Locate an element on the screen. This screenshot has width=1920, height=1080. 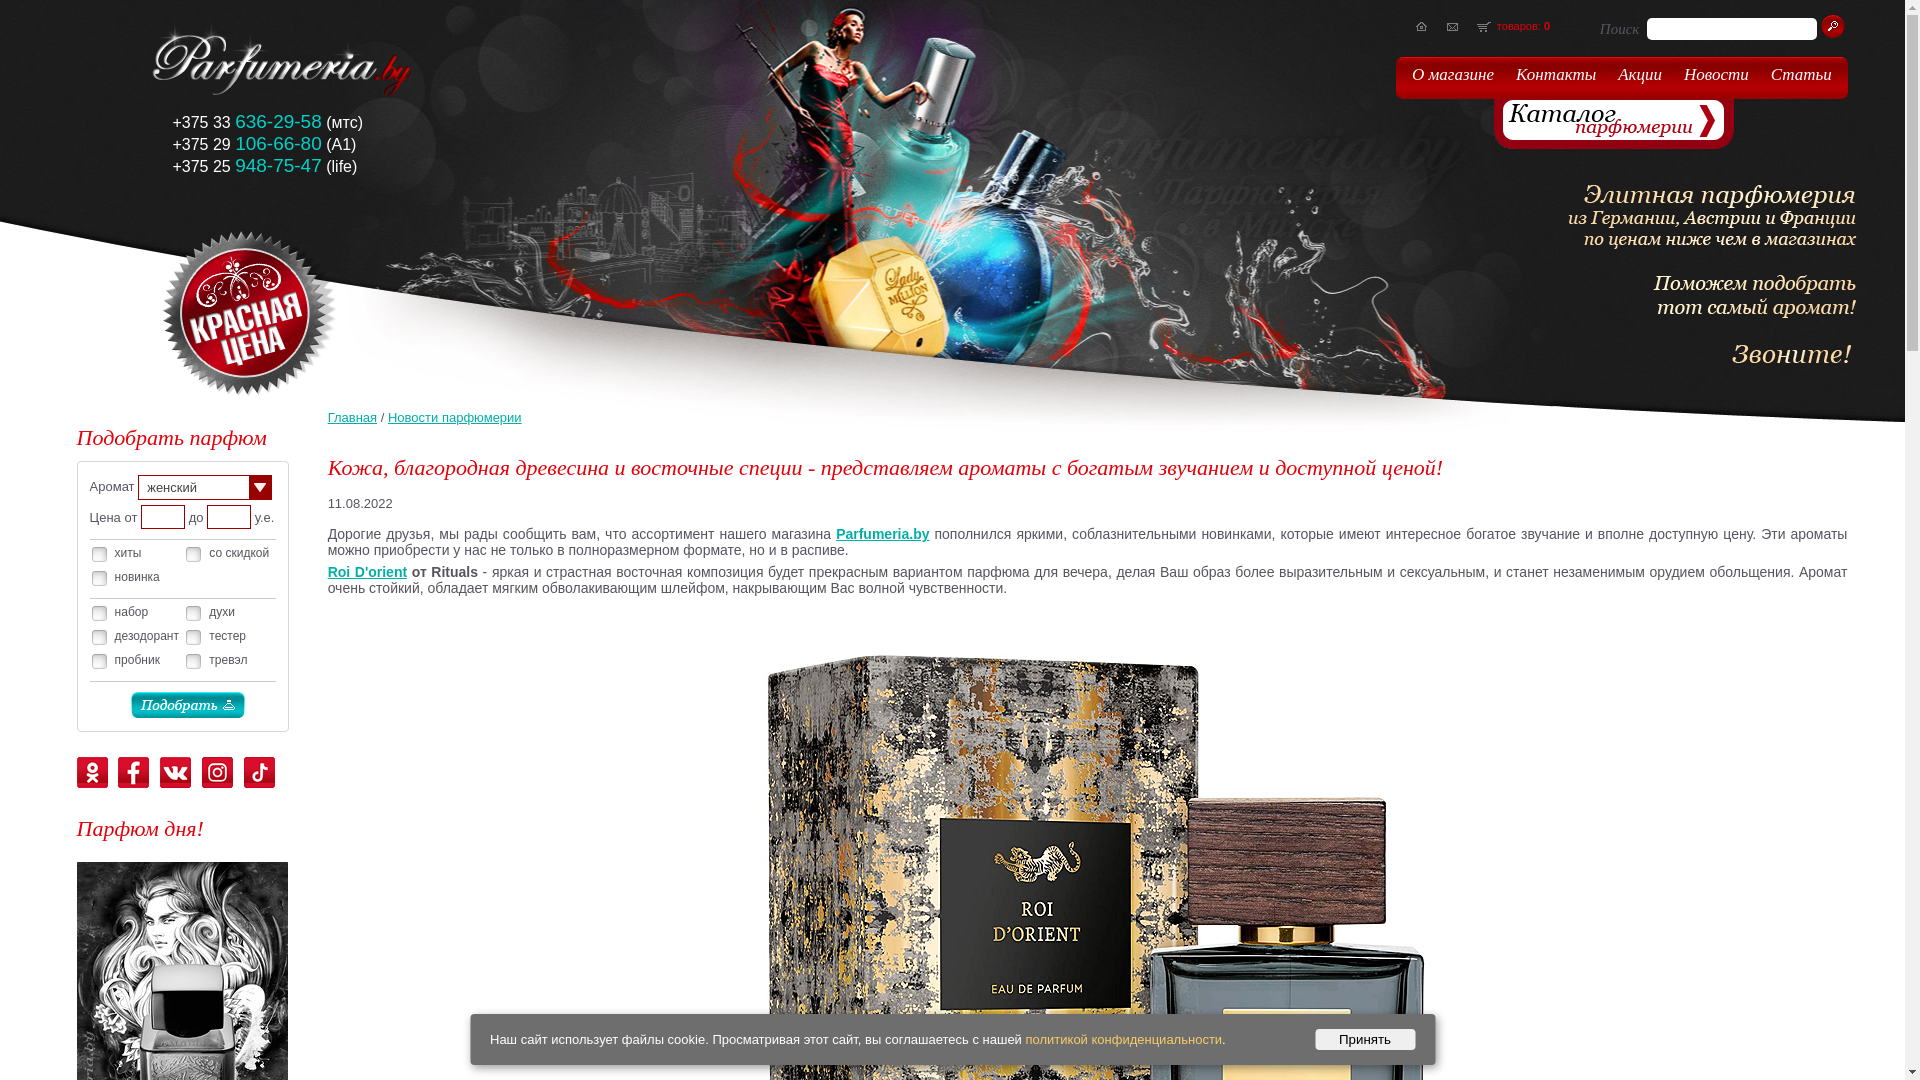
'106-66-80' is located at coordinates (277, 143).